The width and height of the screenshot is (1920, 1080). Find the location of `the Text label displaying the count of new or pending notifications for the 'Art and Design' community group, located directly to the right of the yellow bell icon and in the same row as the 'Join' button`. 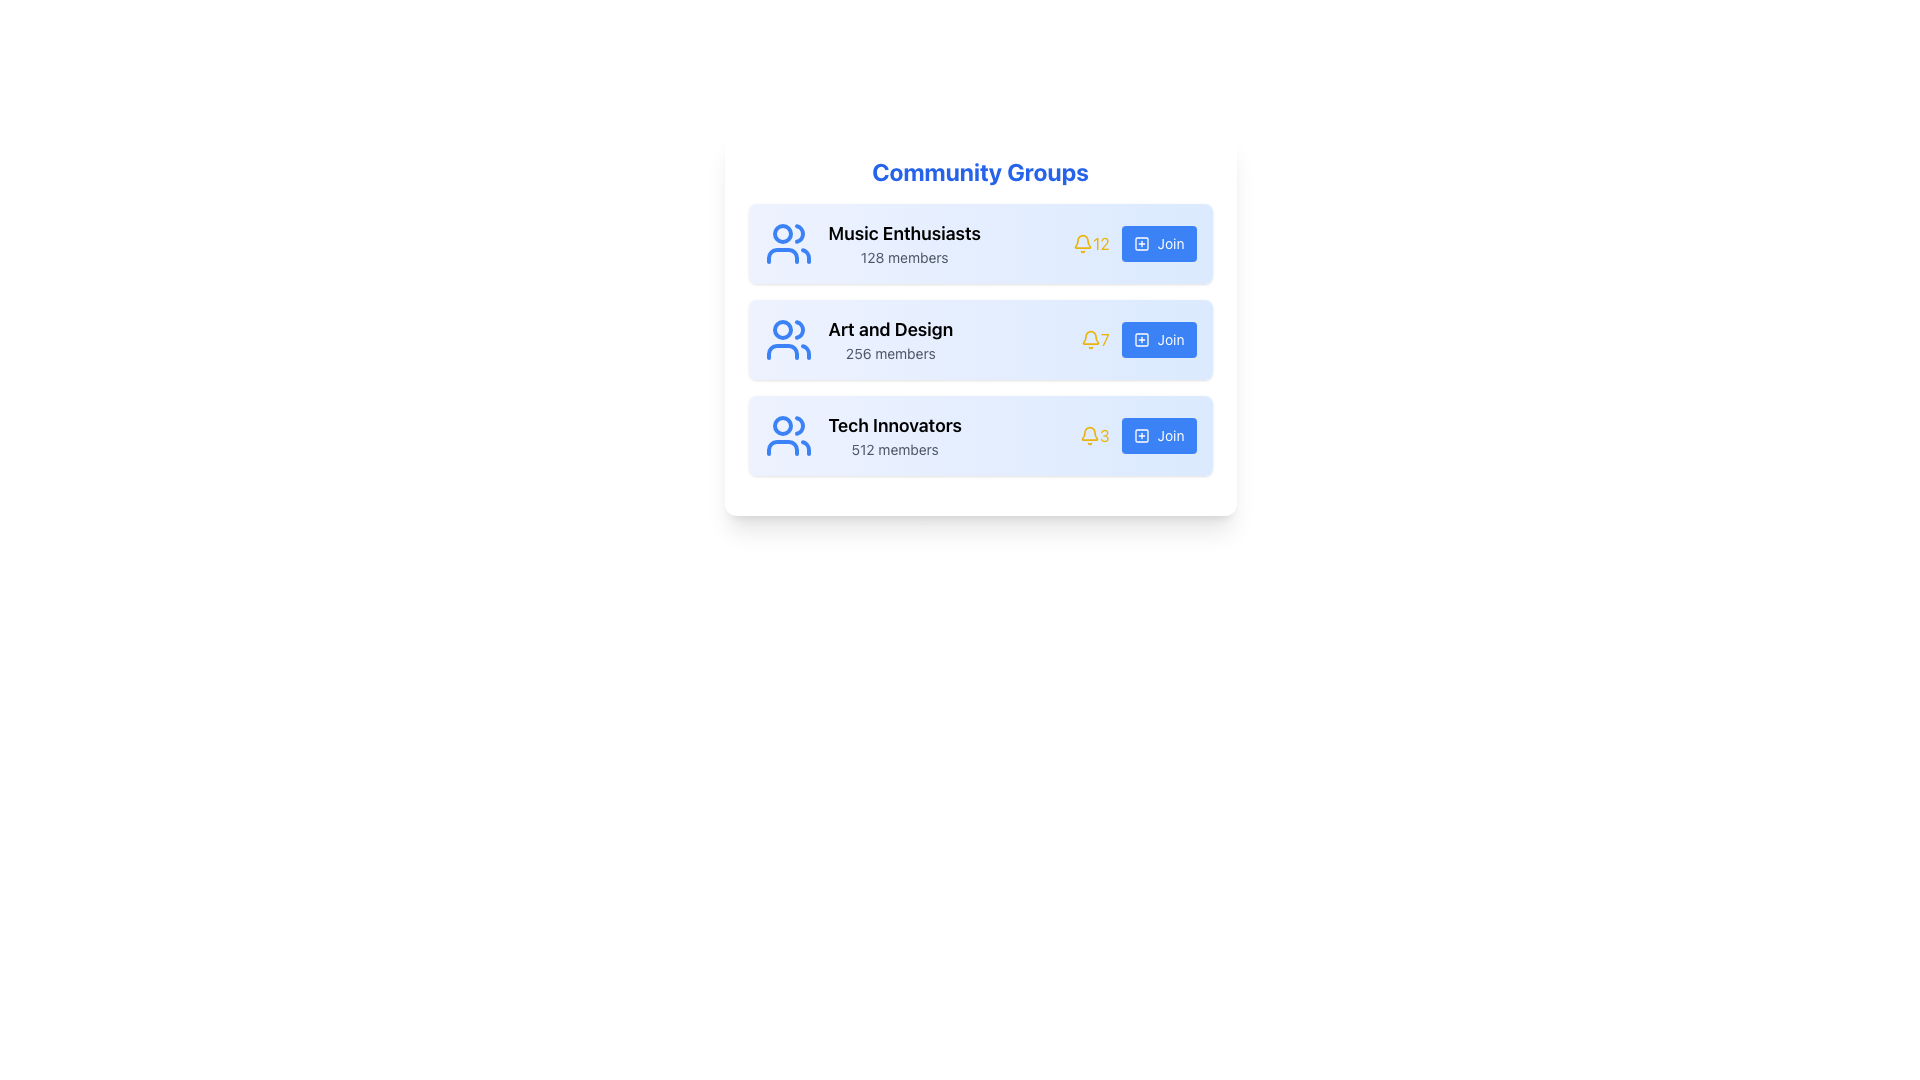

the Text label displaying the count of new or pending notifications for the 'Art and Design' community group, located directly to the right of the yellow bell icon and in the same row as the 'Join' button is located at coordinates (1094, 338).